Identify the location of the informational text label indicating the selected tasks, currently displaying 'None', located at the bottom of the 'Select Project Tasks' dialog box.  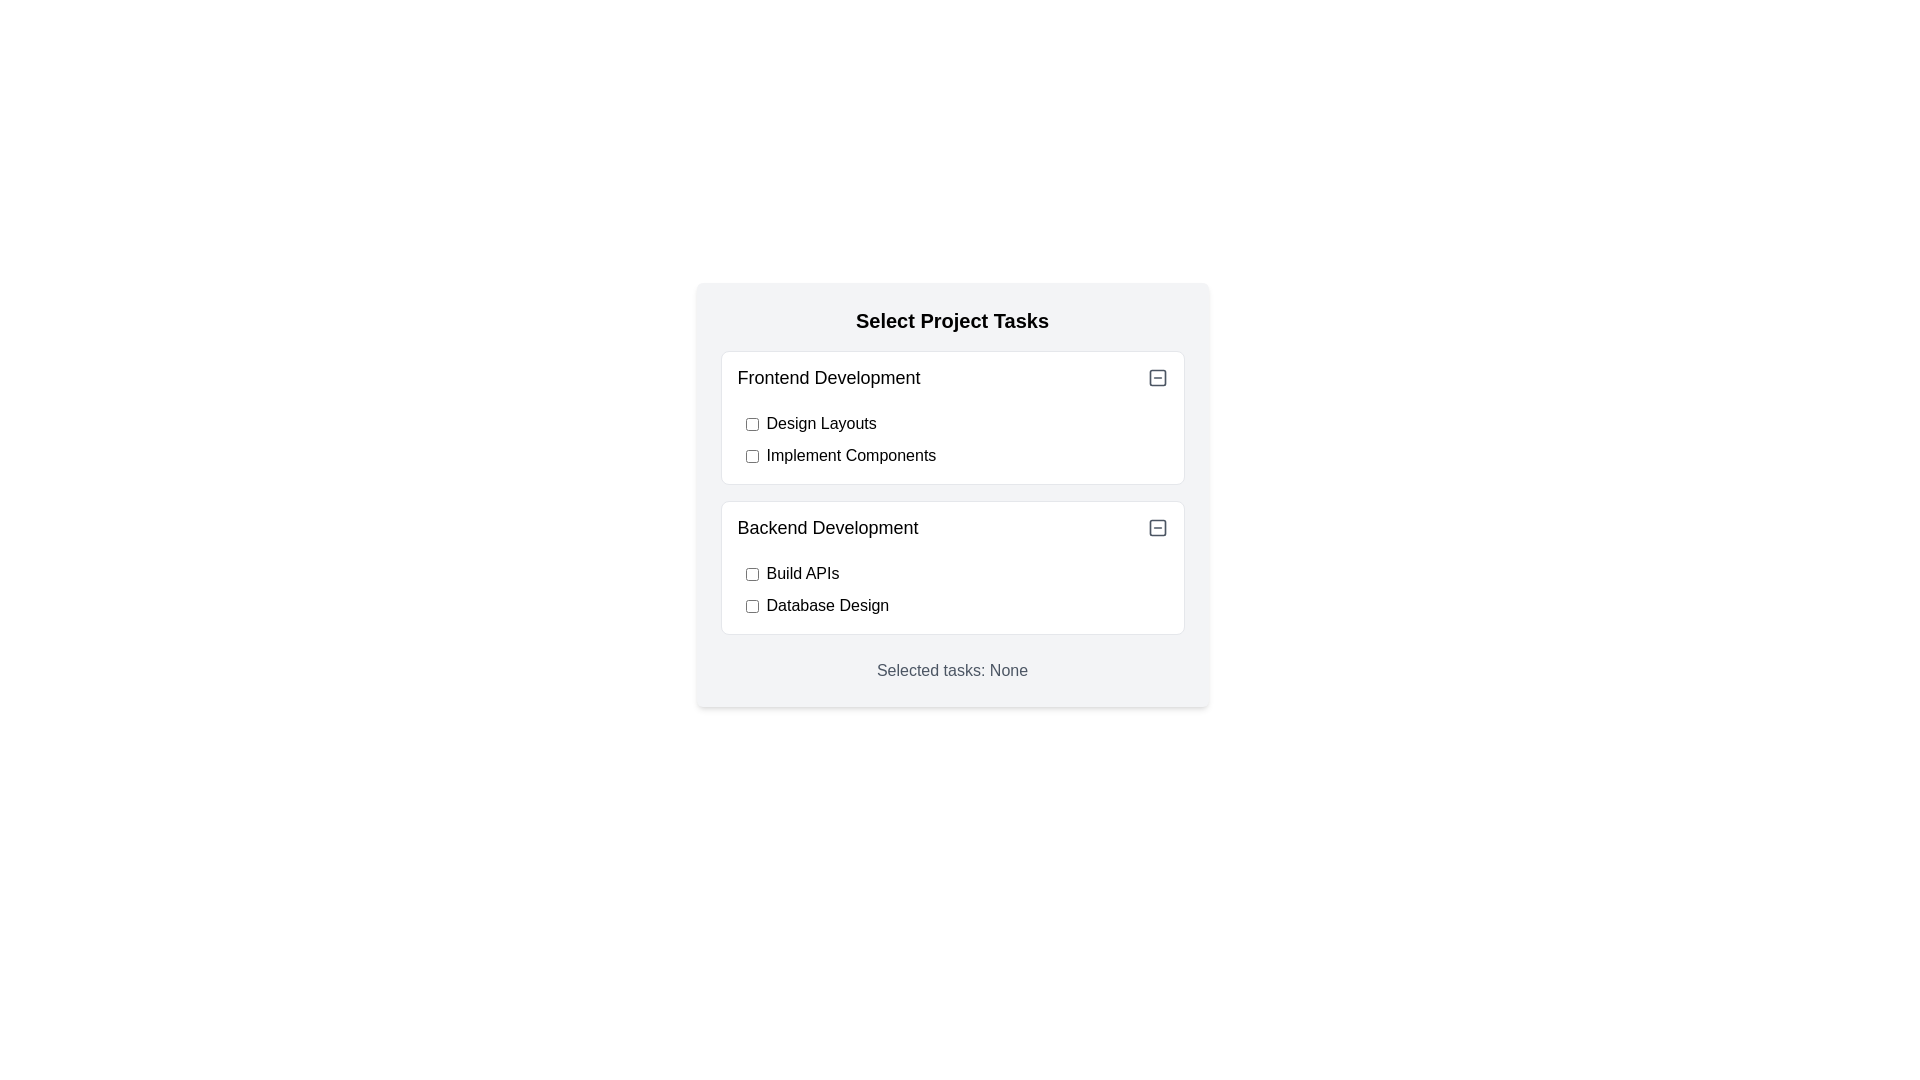
(951, 671).